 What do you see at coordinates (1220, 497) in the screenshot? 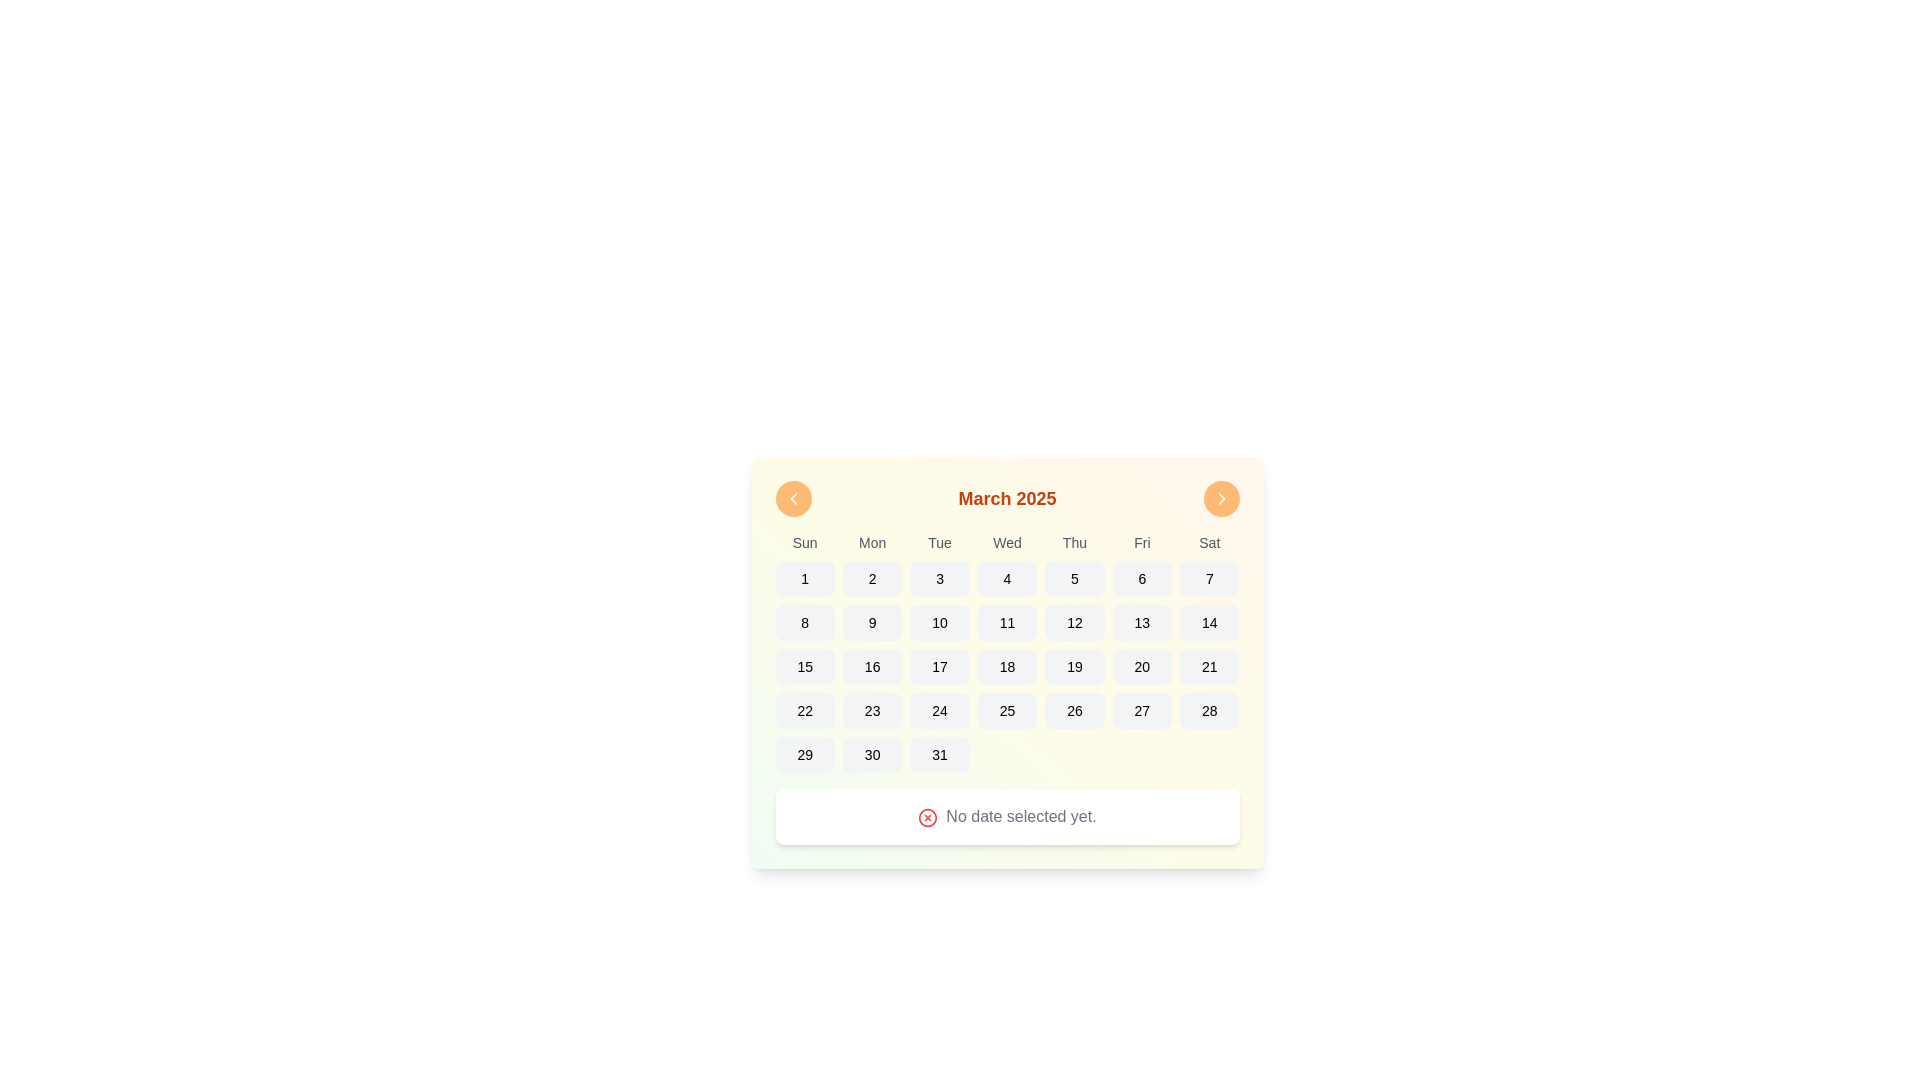
I see `the navigation icon located in the top-right corner of the calendar interface, which is within a bright orange circle` at bounding box center [1220, 497].